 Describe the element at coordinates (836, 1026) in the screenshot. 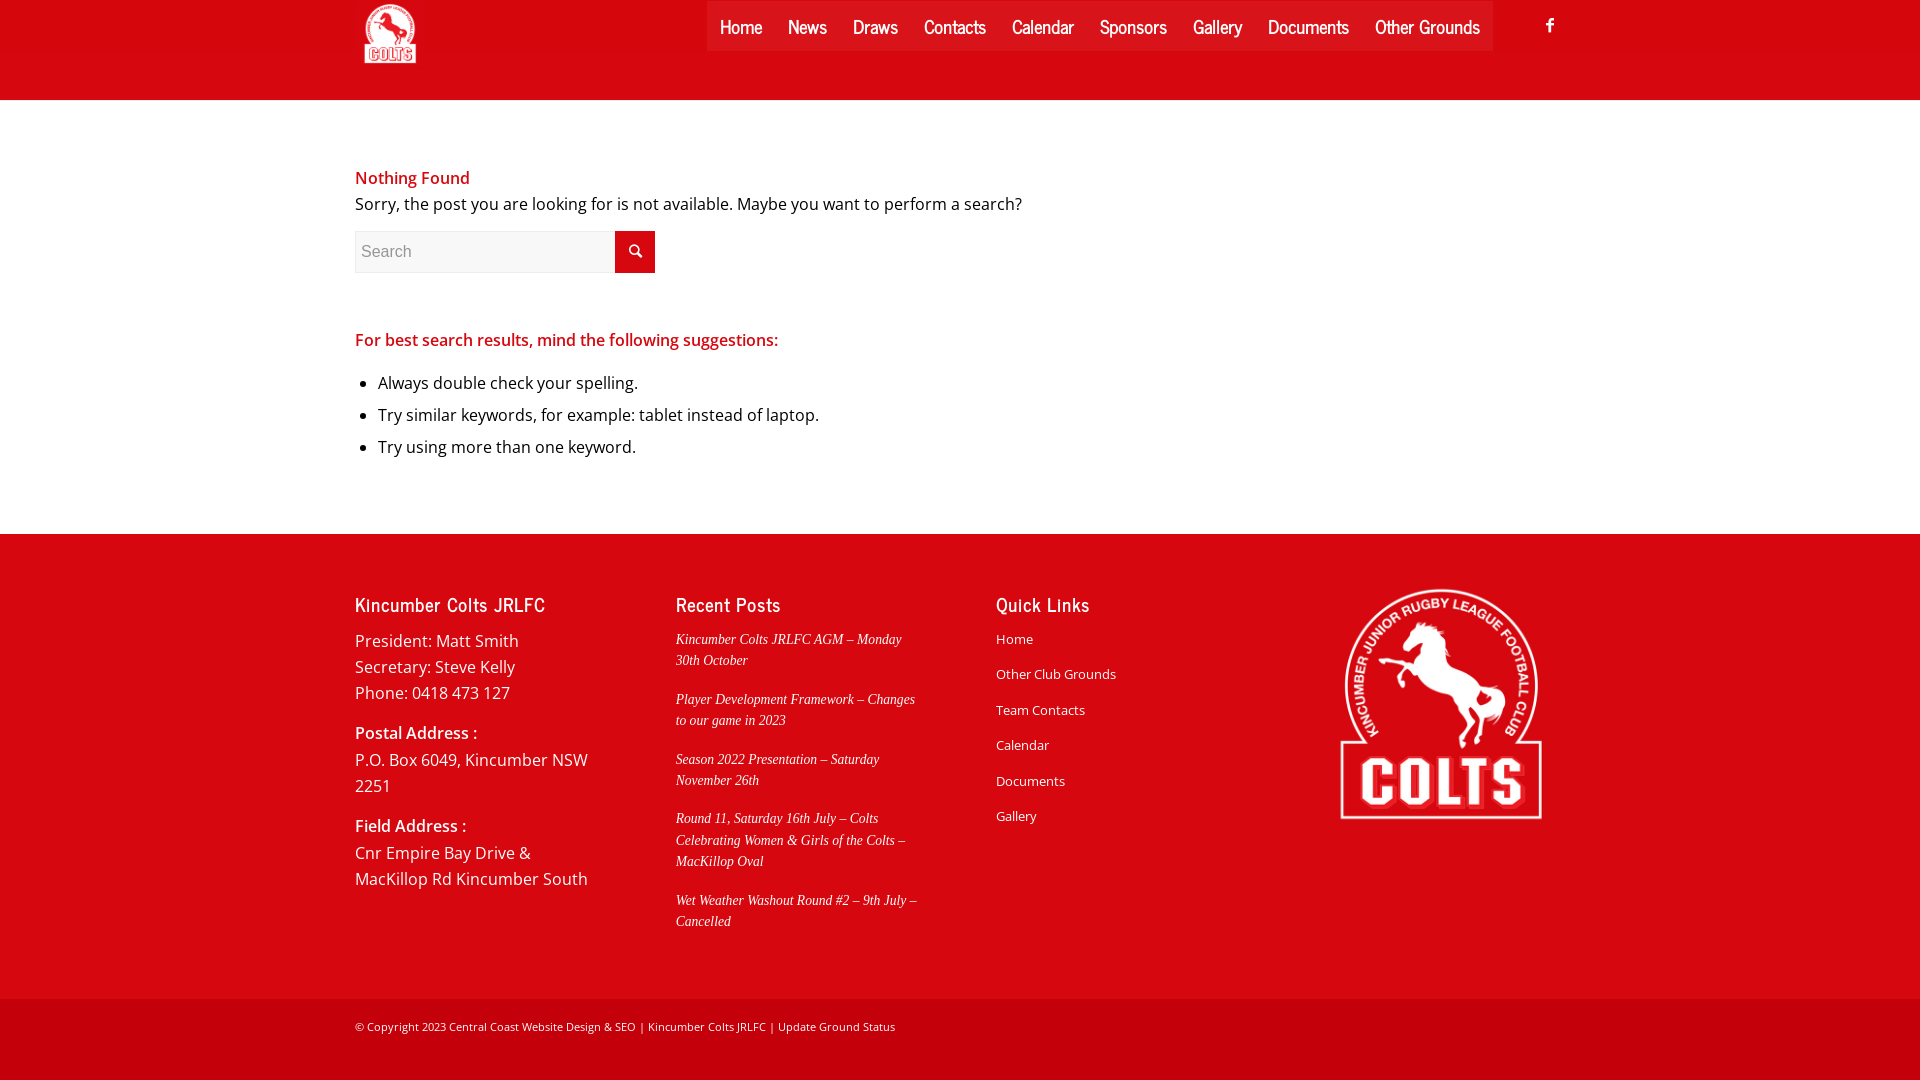

I see `'Update Ground Status'` at that location.